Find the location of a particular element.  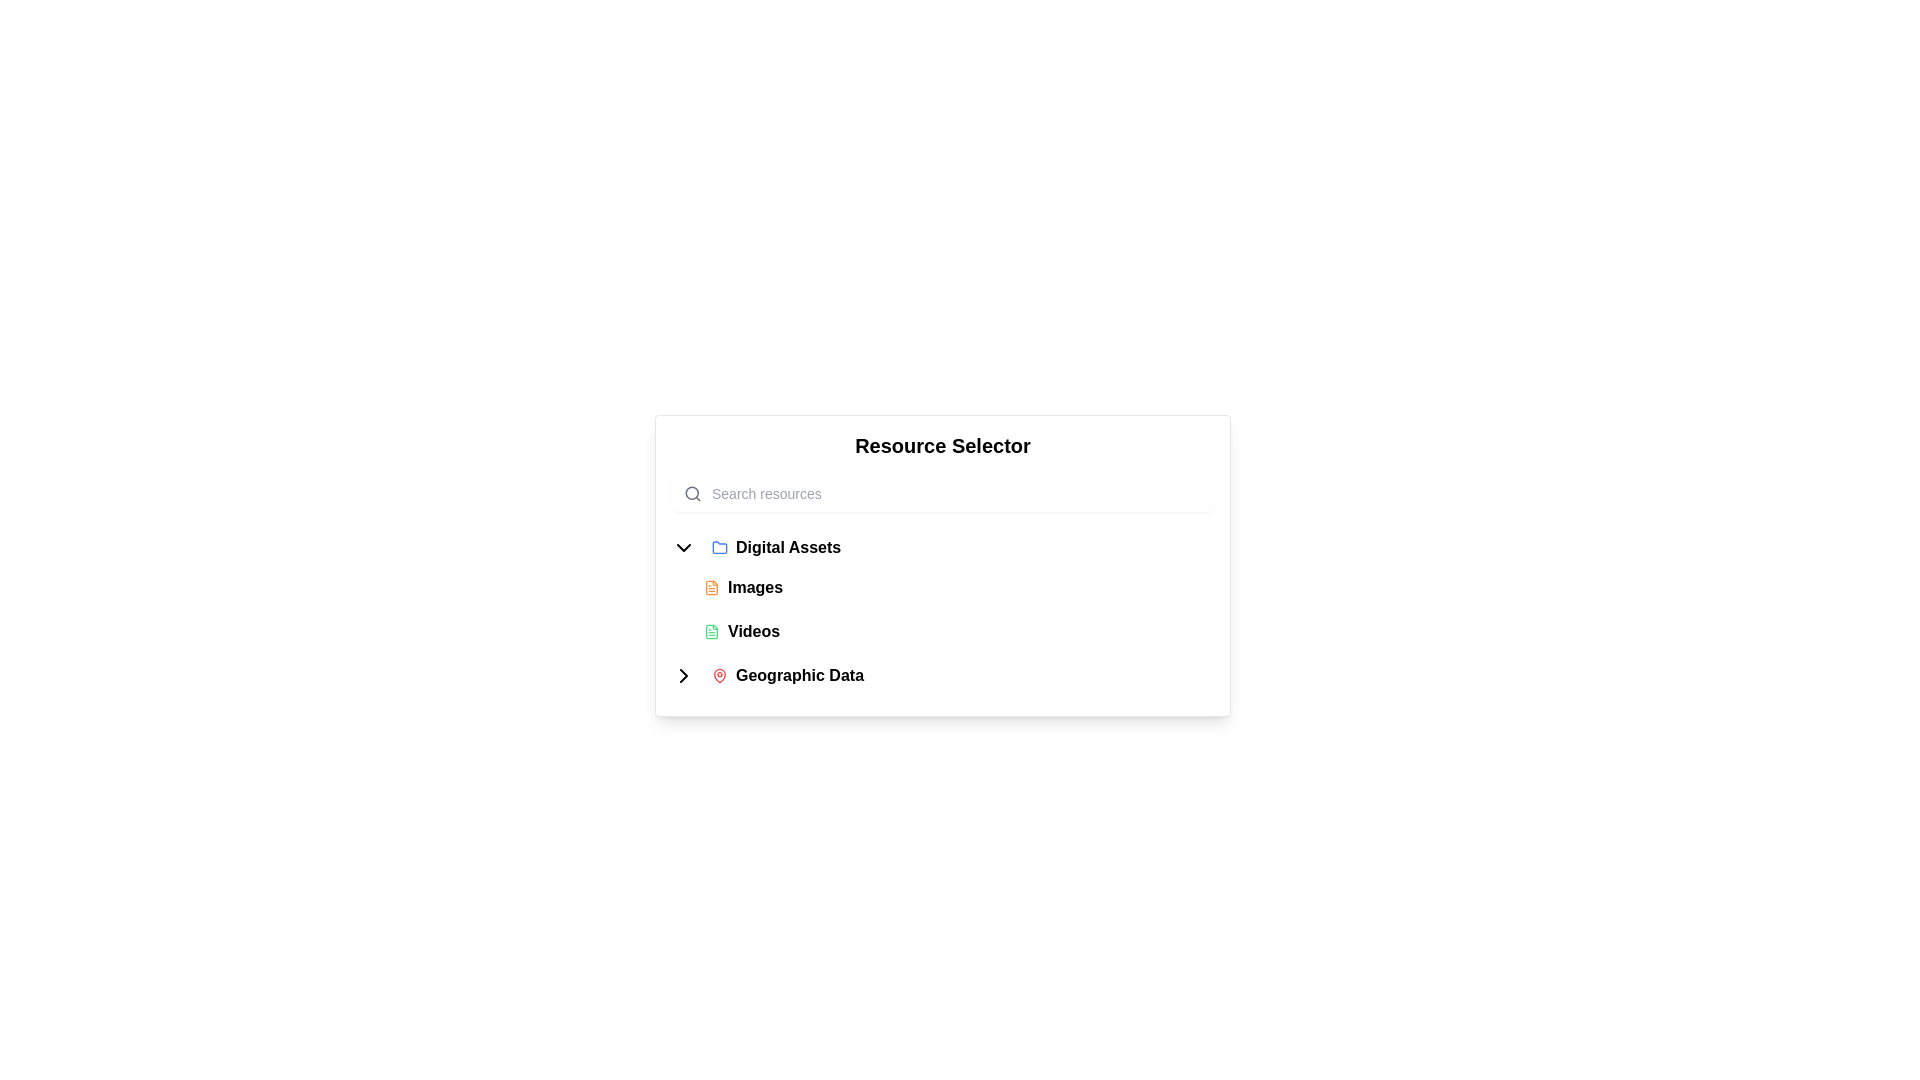

the 'Geographic Data' list item in the navigational menu is located at coordinates (941, 611).